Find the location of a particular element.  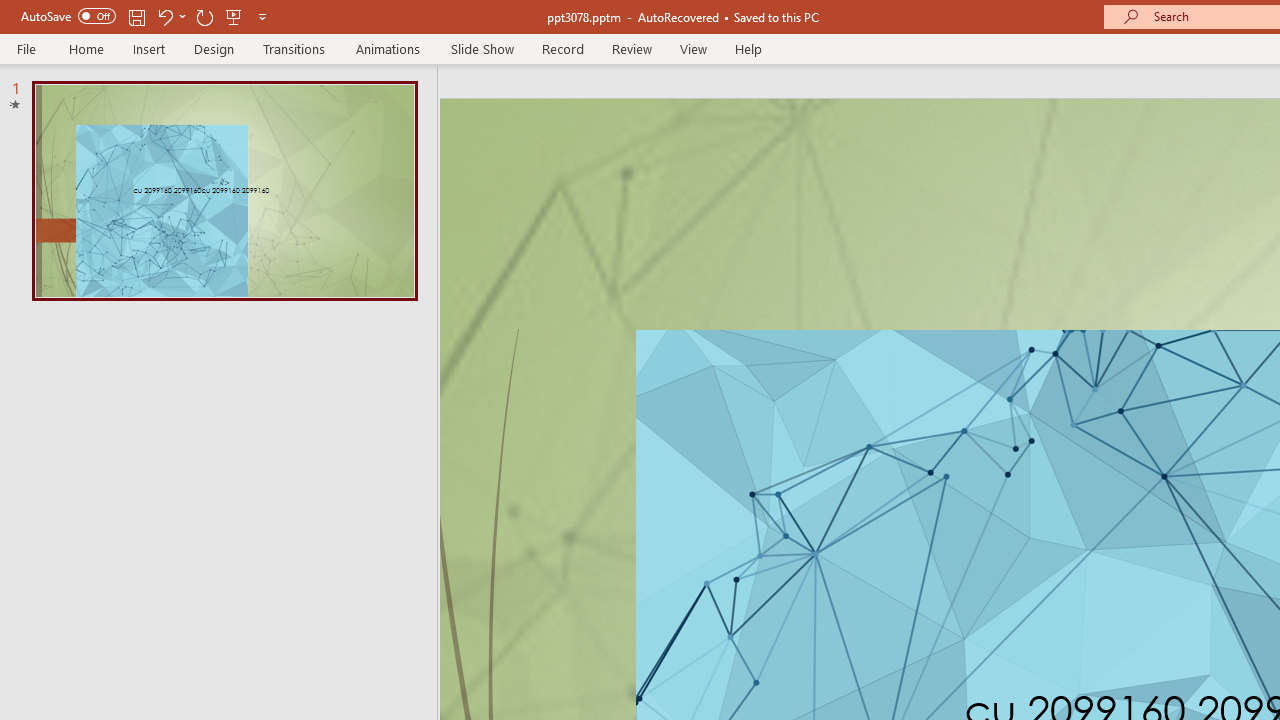

'Undo' is located at coordinates (170, 16).